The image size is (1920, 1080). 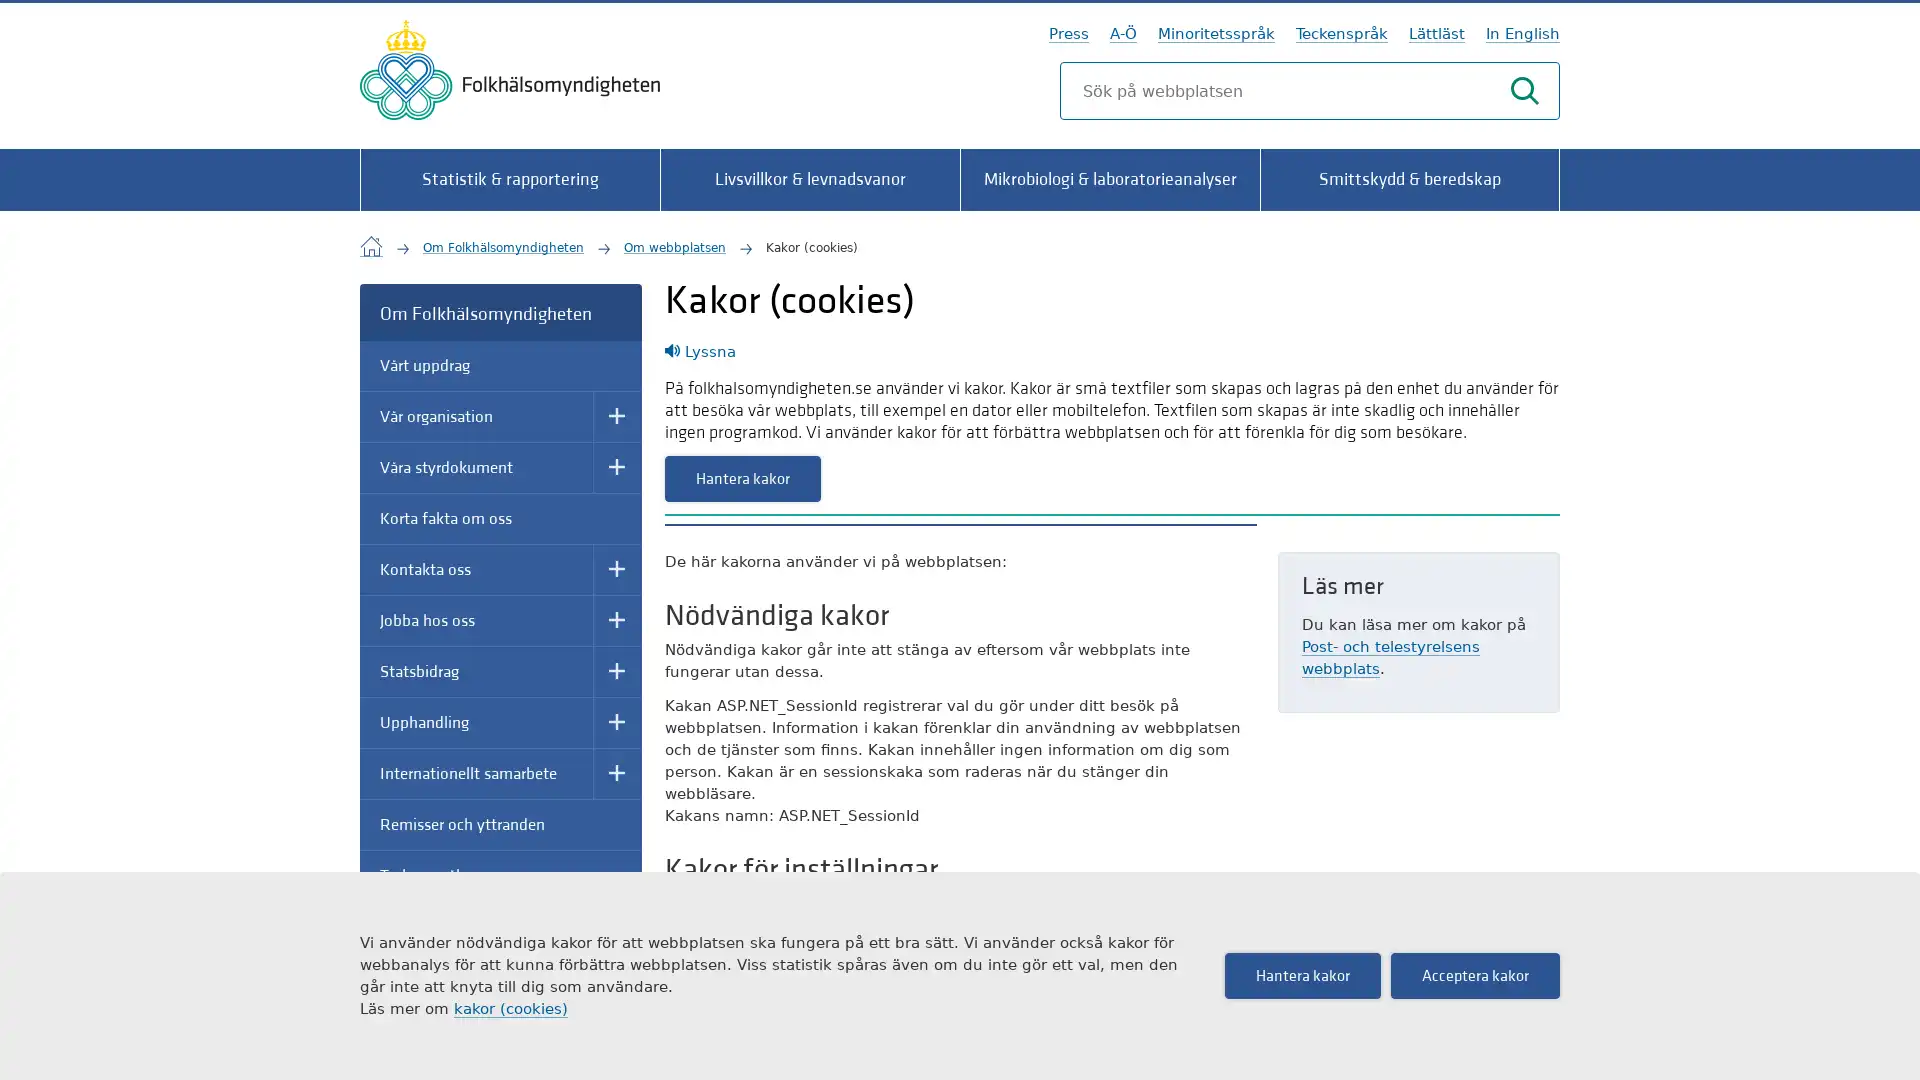 What do you see at coordinates (616, 415) in the screenshot?
I see `Expandera` at bounding box center [616, 415].